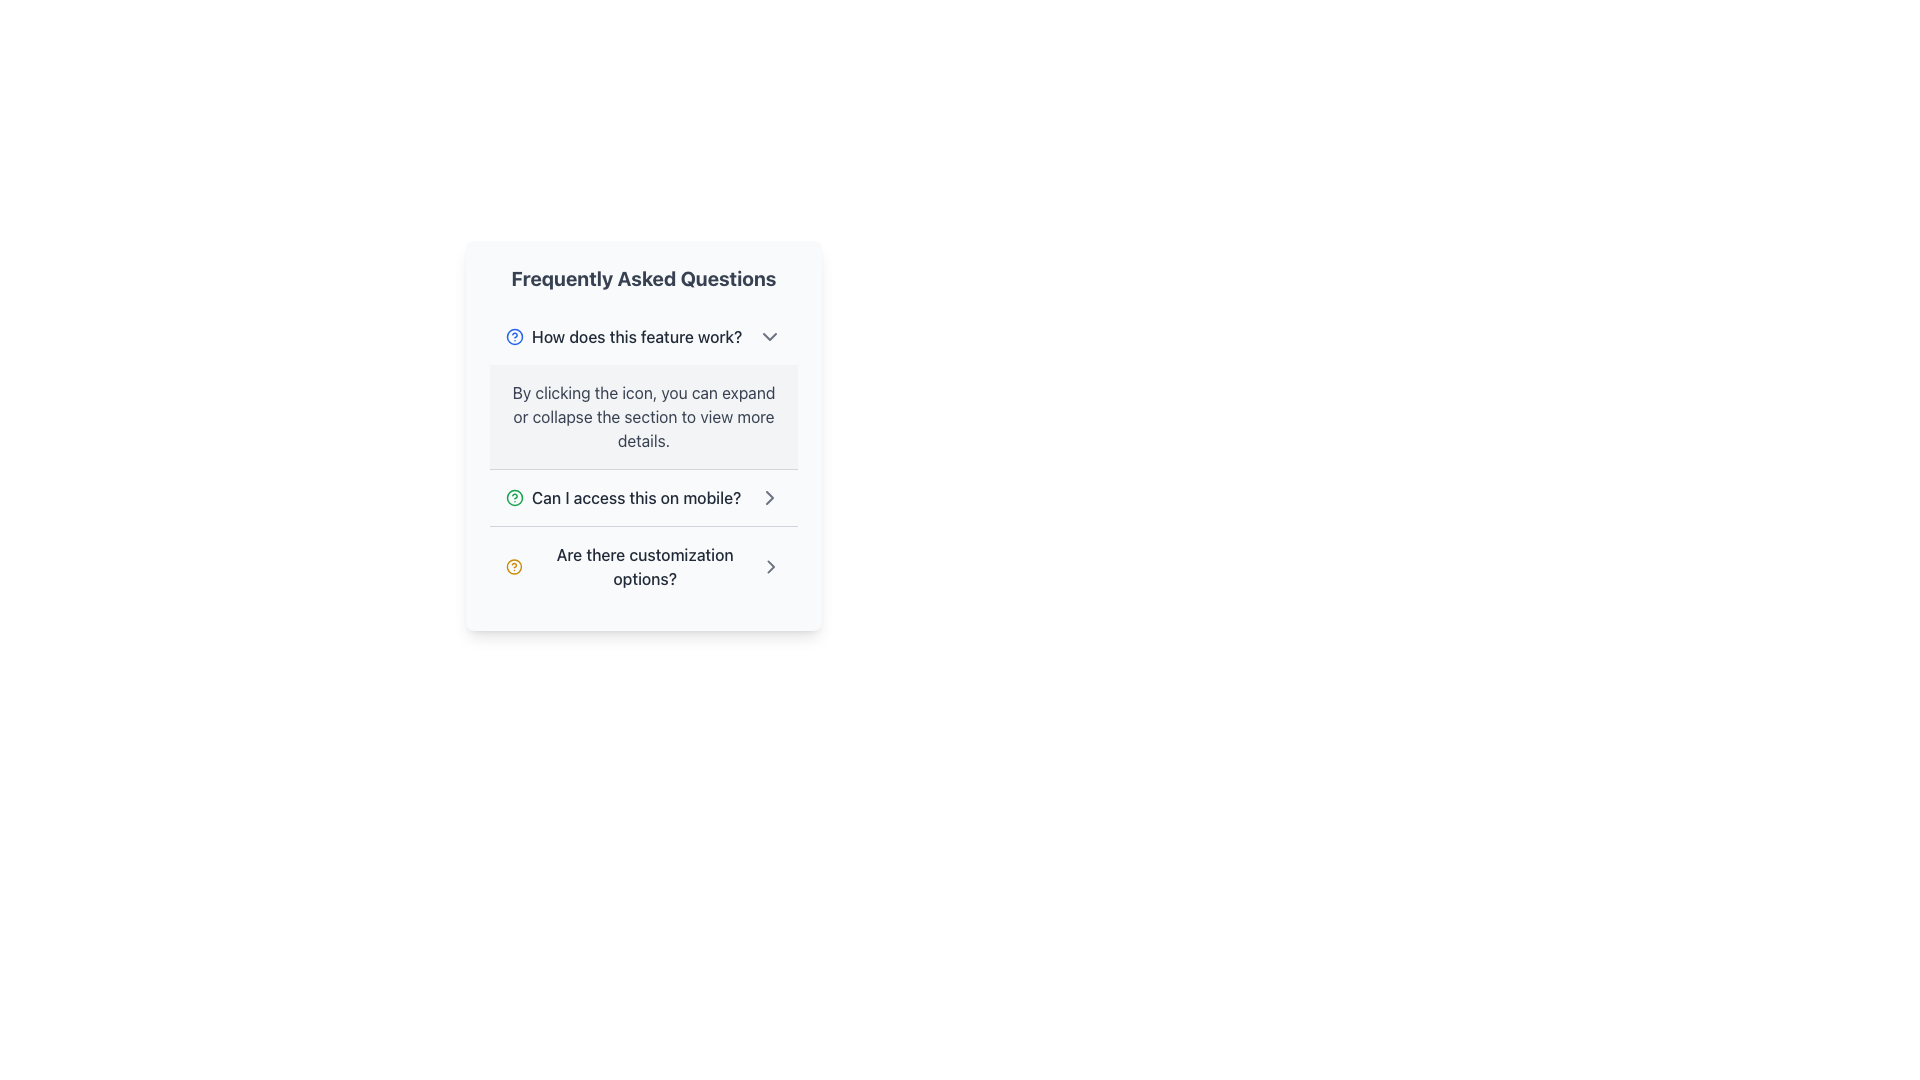 The height and width of the screenshot is (1080, 1920). What do you see at coordinates (514, 335) in the screenshot?
I see `the SVG Circle located at the center of the first row in the FAQ section titled 'Frequently Asked Questions', adjacent to the text 'How does this feature work?'` at bounding box center [514, 335].